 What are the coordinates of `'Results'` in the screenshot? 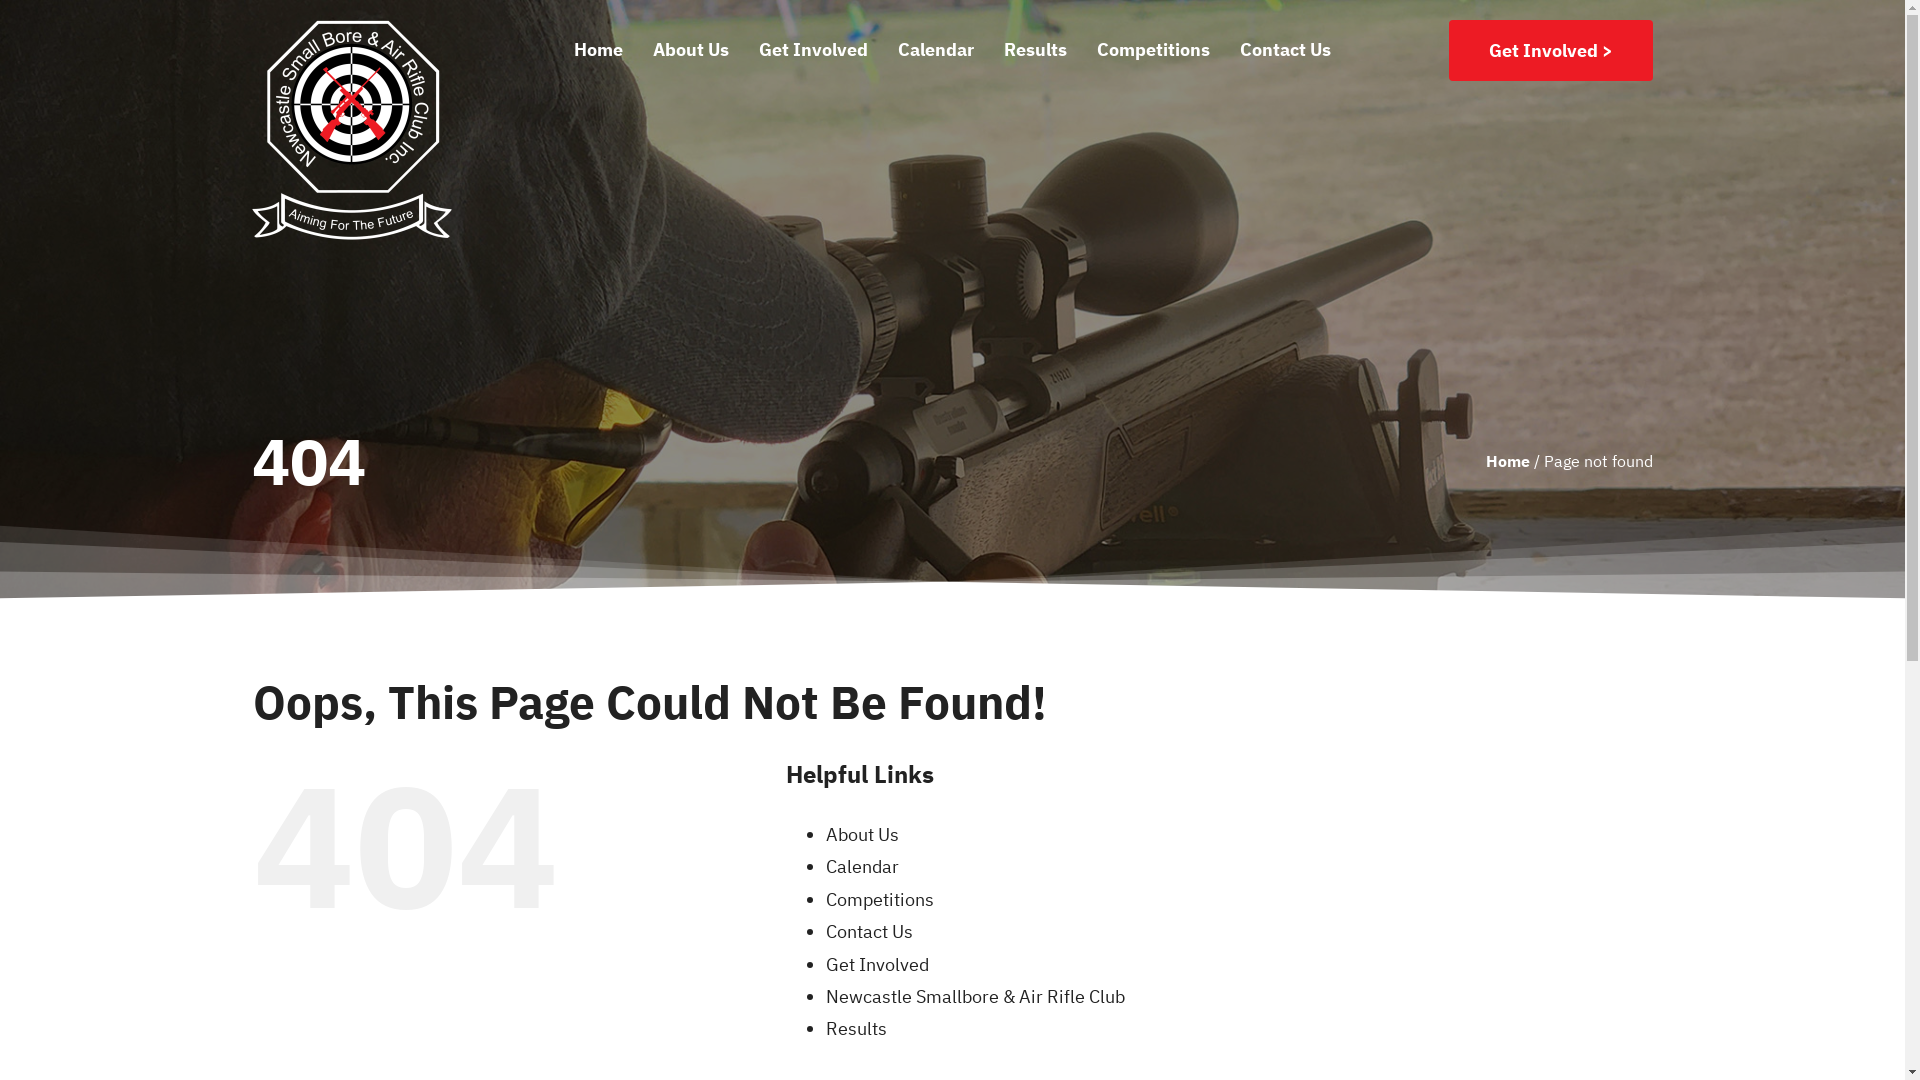 It's located at (856, 1028).